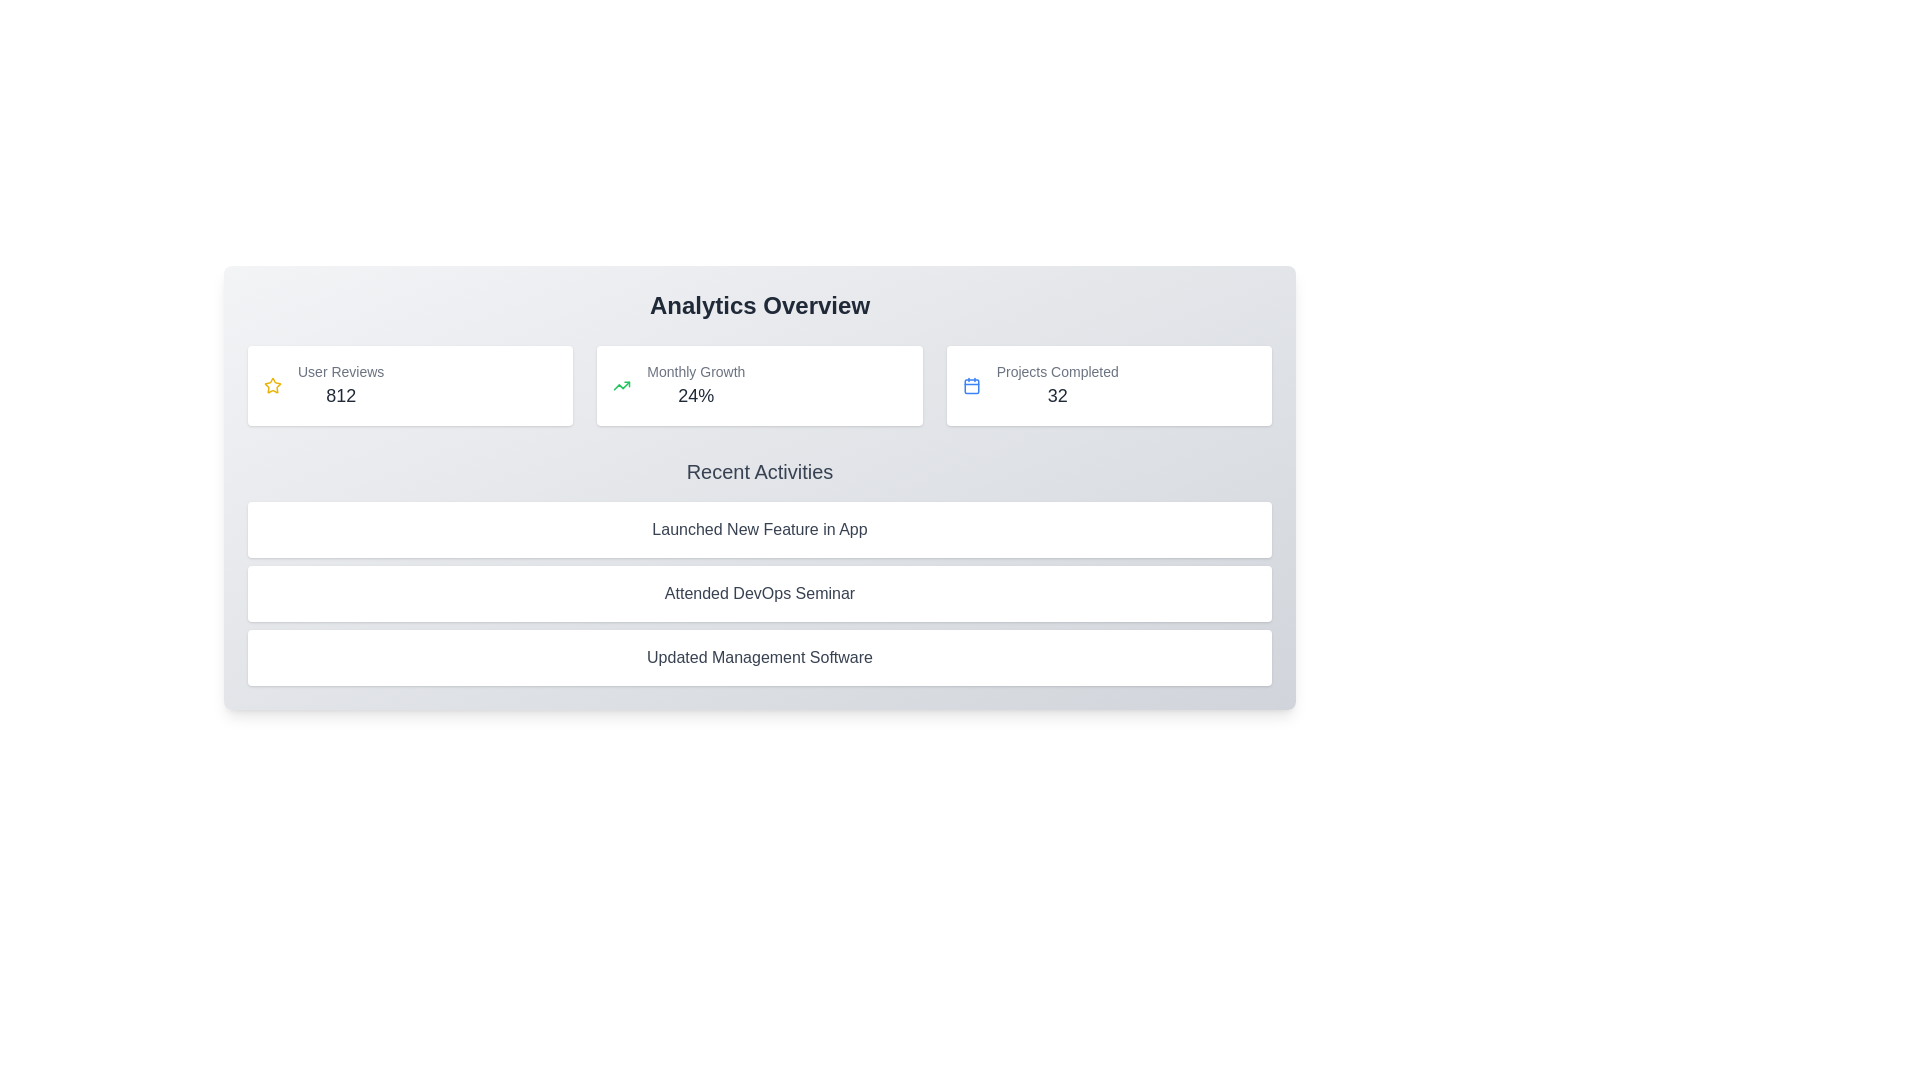  I want to click on the icon representing project completion statistics, located in the top row of the dashboard interface, on the rightmost panel of the card titled 'Projects Completed', so click(971, 385).